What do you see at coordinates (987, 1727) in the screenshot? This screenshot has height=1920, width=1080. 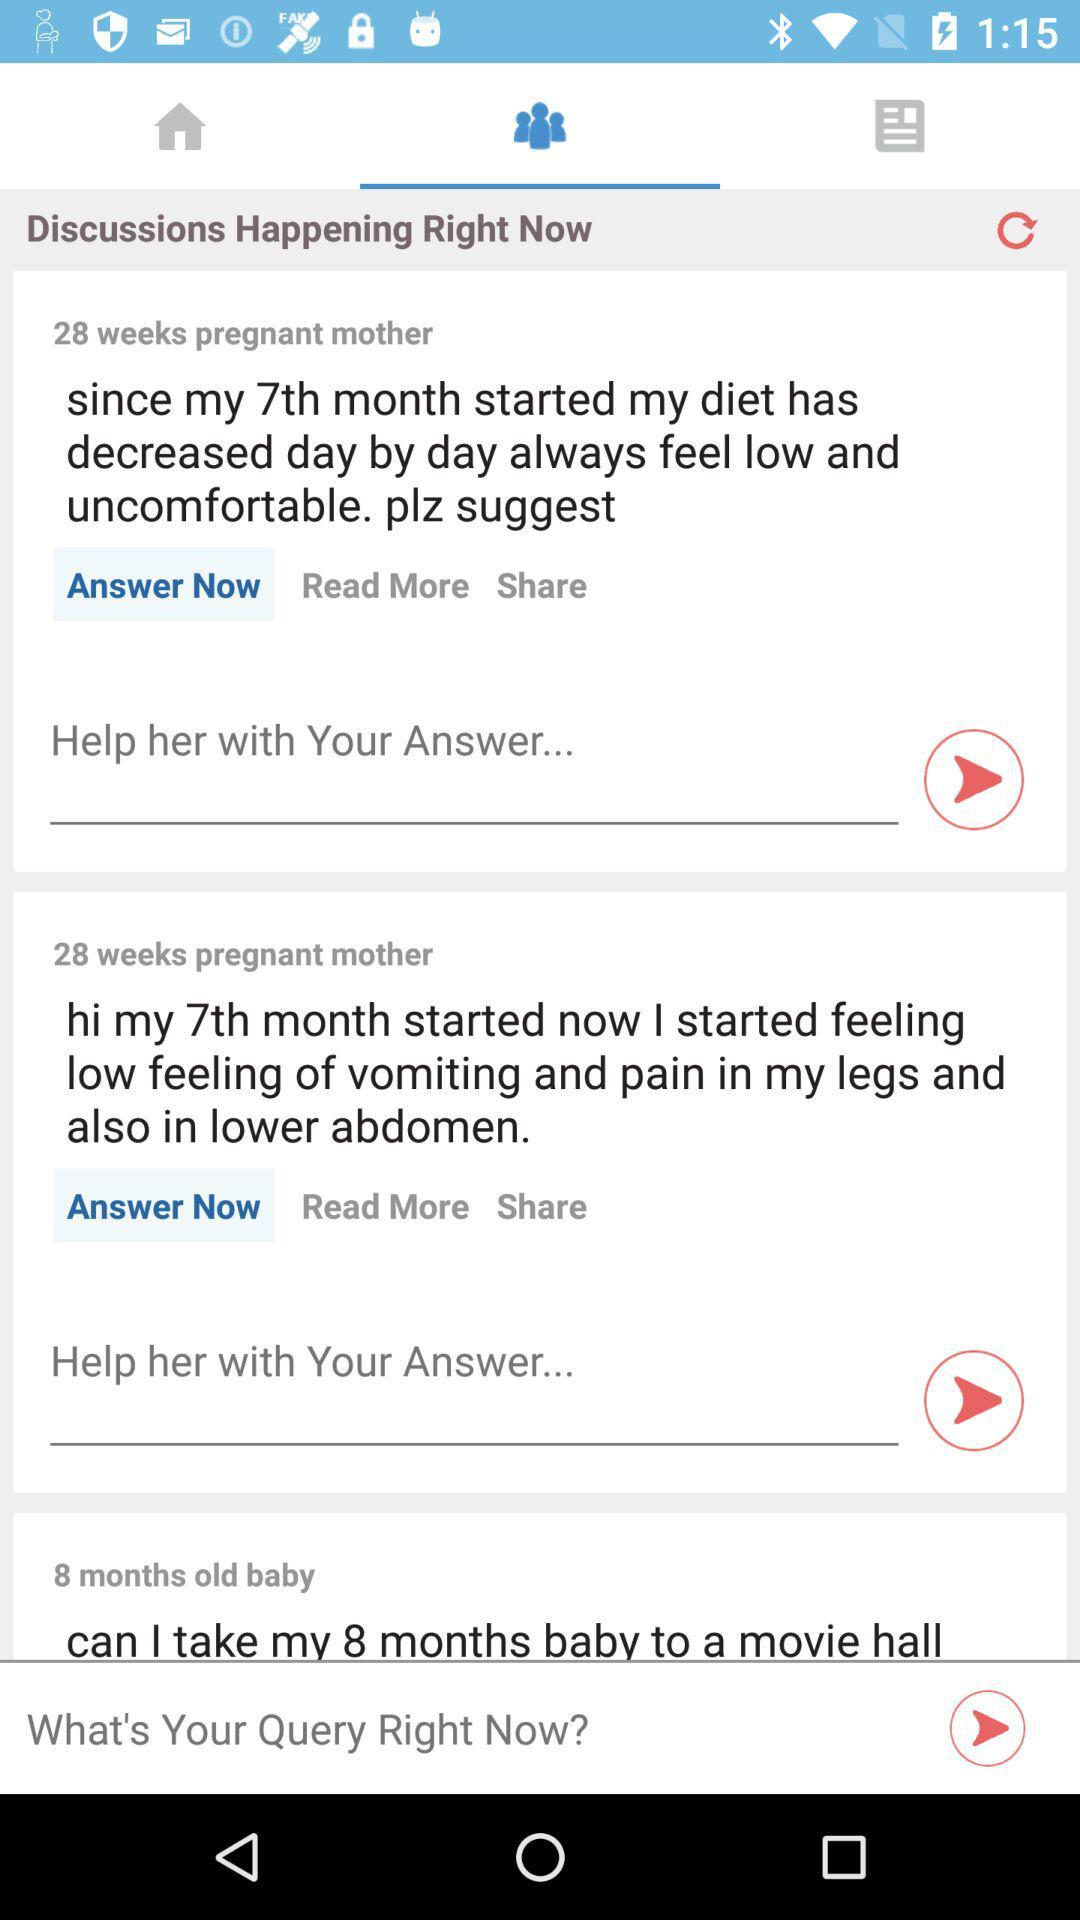 I see `the play icon` at bounding box center [987, 1727].